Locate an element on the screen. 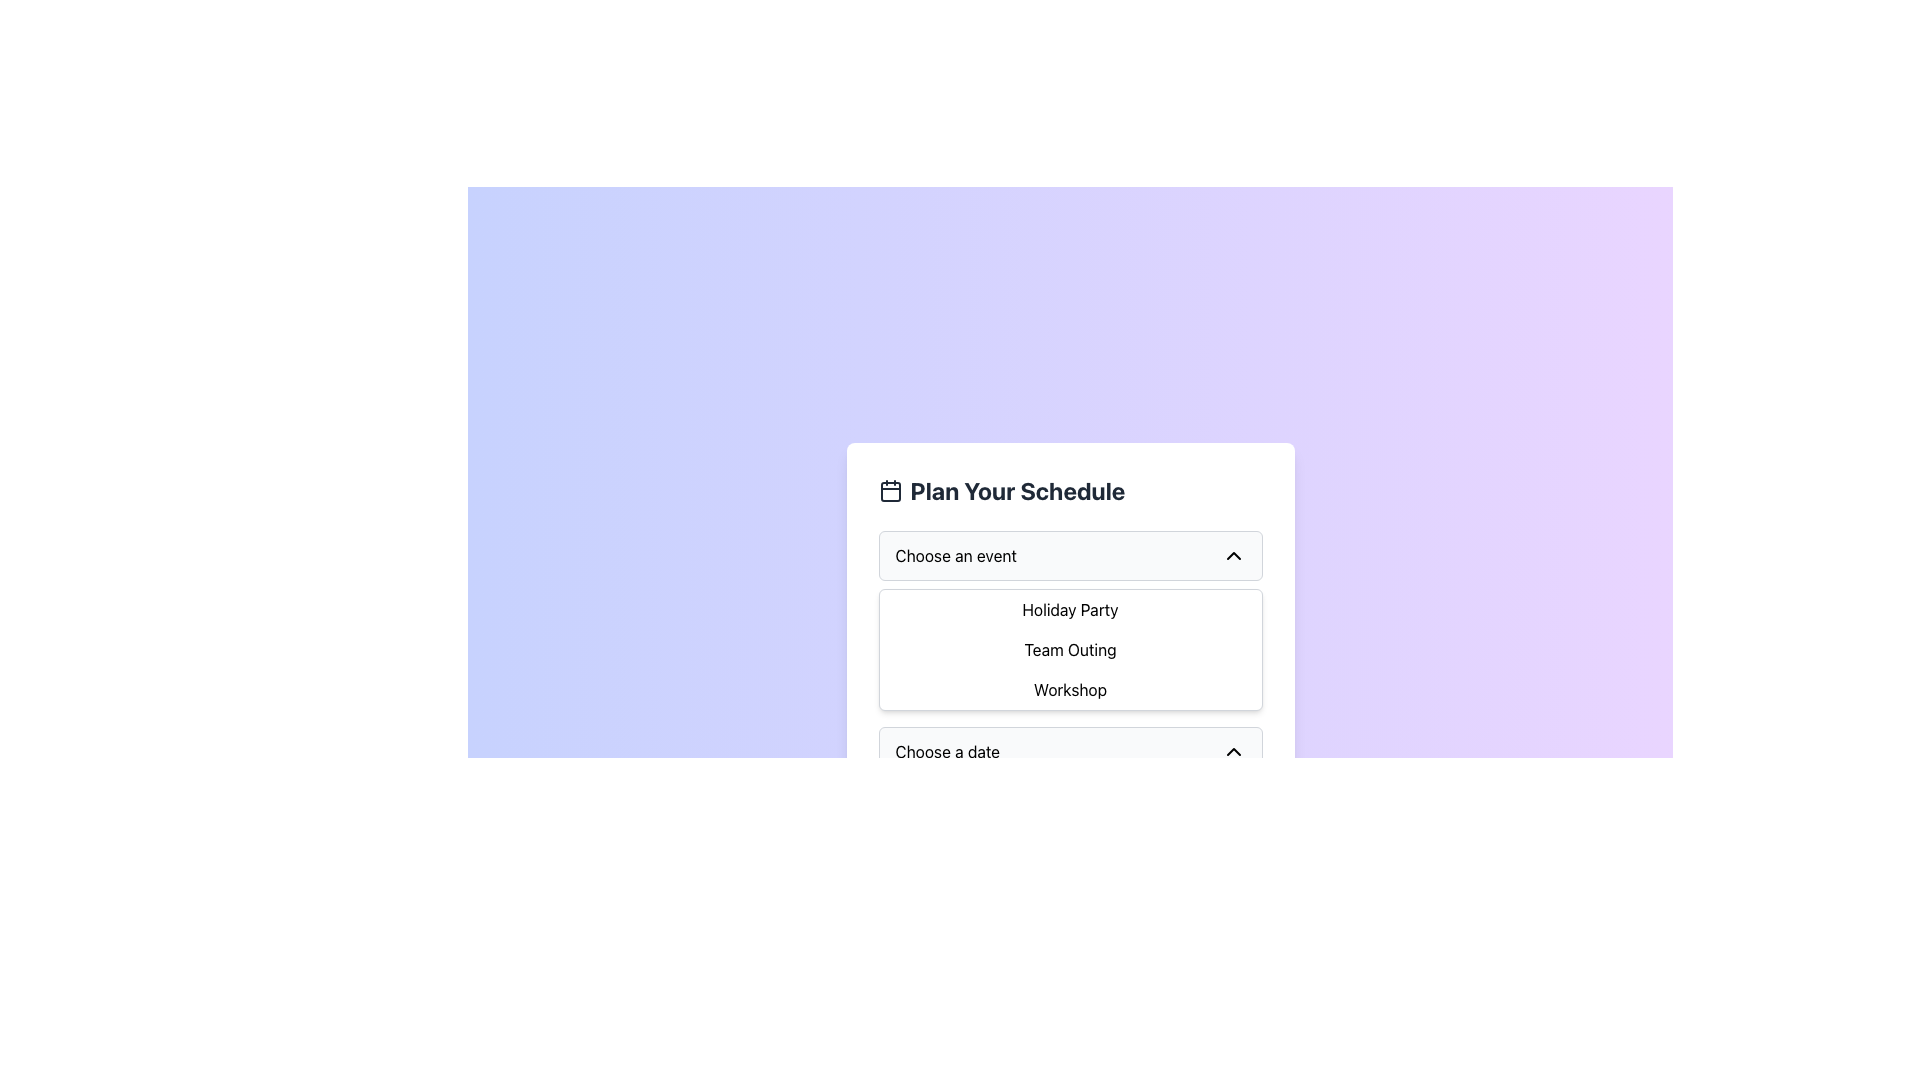 The image size is (1920, 1080). the 'Team Outing' dropdown option, which is the second item in the 'Choose an event' list under 'Plan Your Schedule' is located at coordinates (1069, 650).